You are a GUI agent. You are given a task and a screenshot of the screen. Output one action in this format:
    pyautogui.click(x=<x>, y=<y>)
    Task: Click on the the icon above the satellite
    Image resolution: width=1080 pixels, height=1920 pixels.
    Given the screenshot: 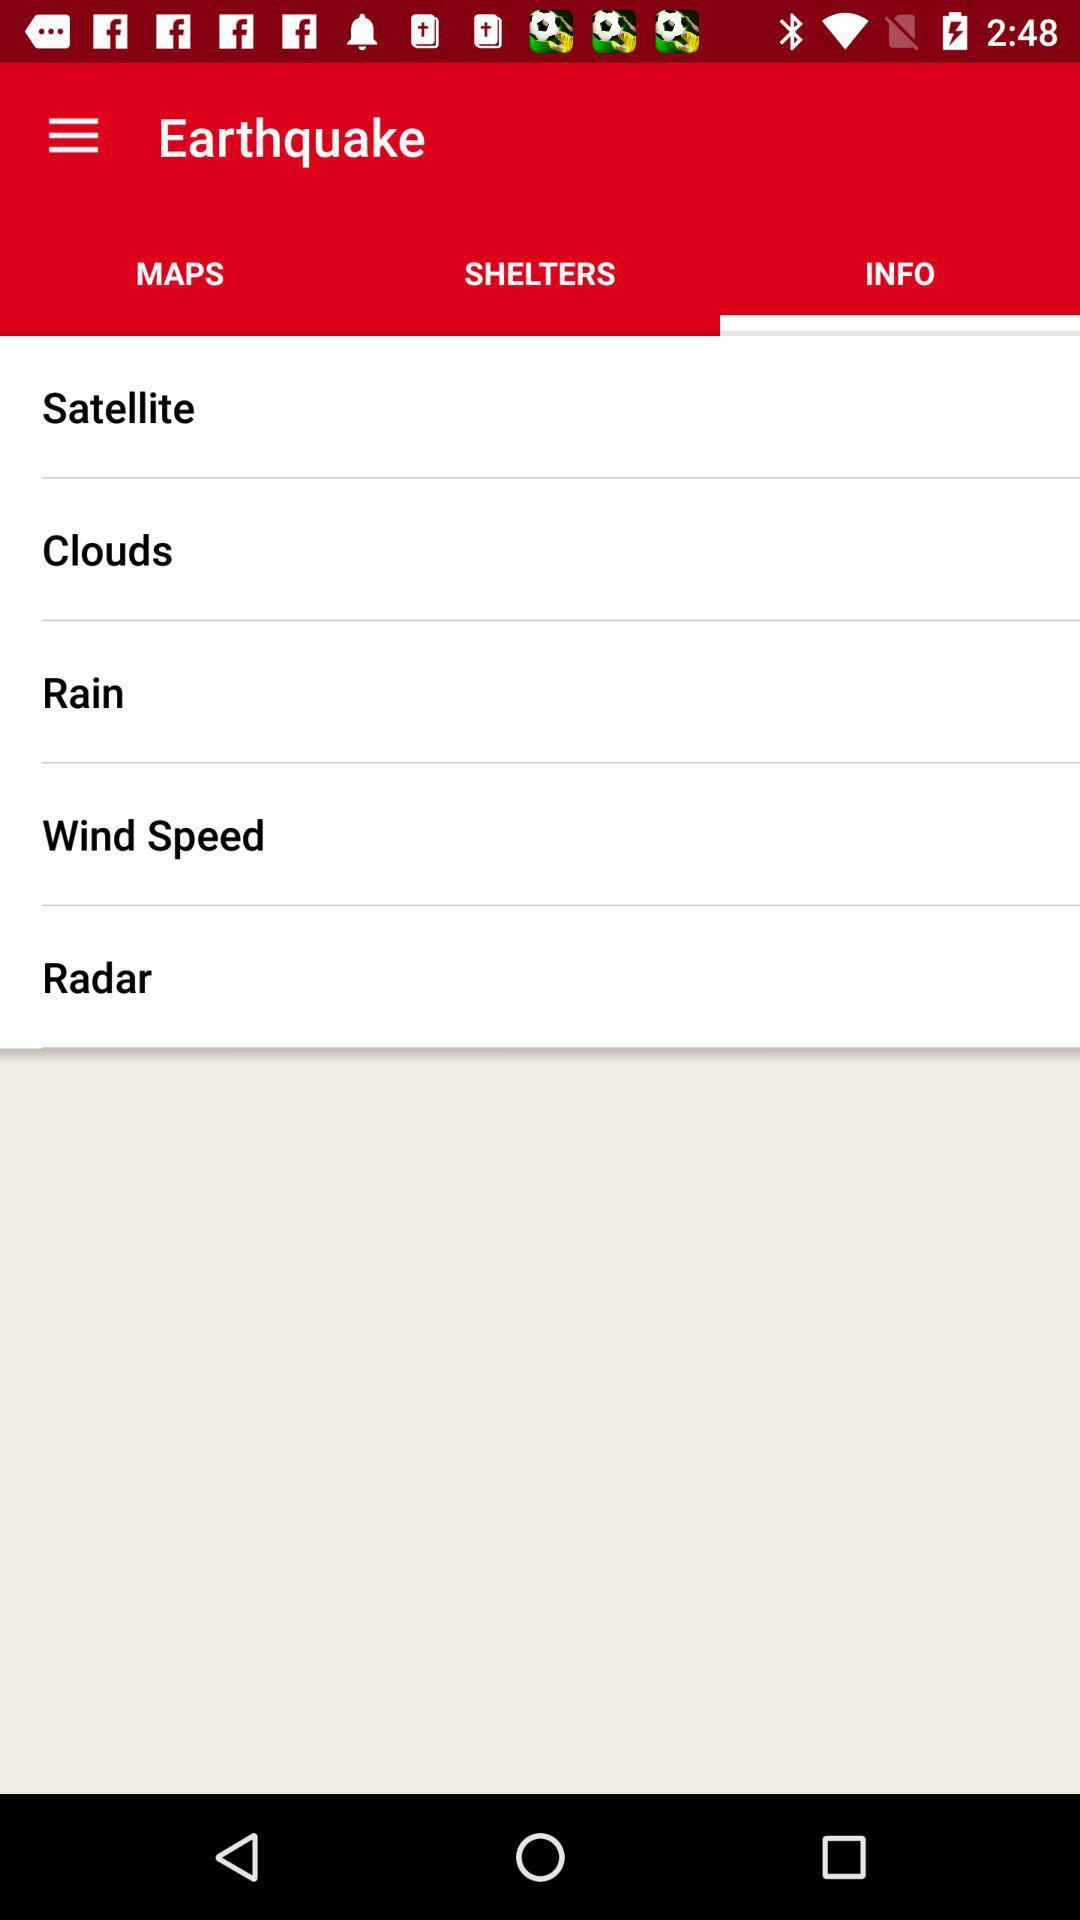 What is the action you would take?
    pyautogui.click(x=180, y=272)
    